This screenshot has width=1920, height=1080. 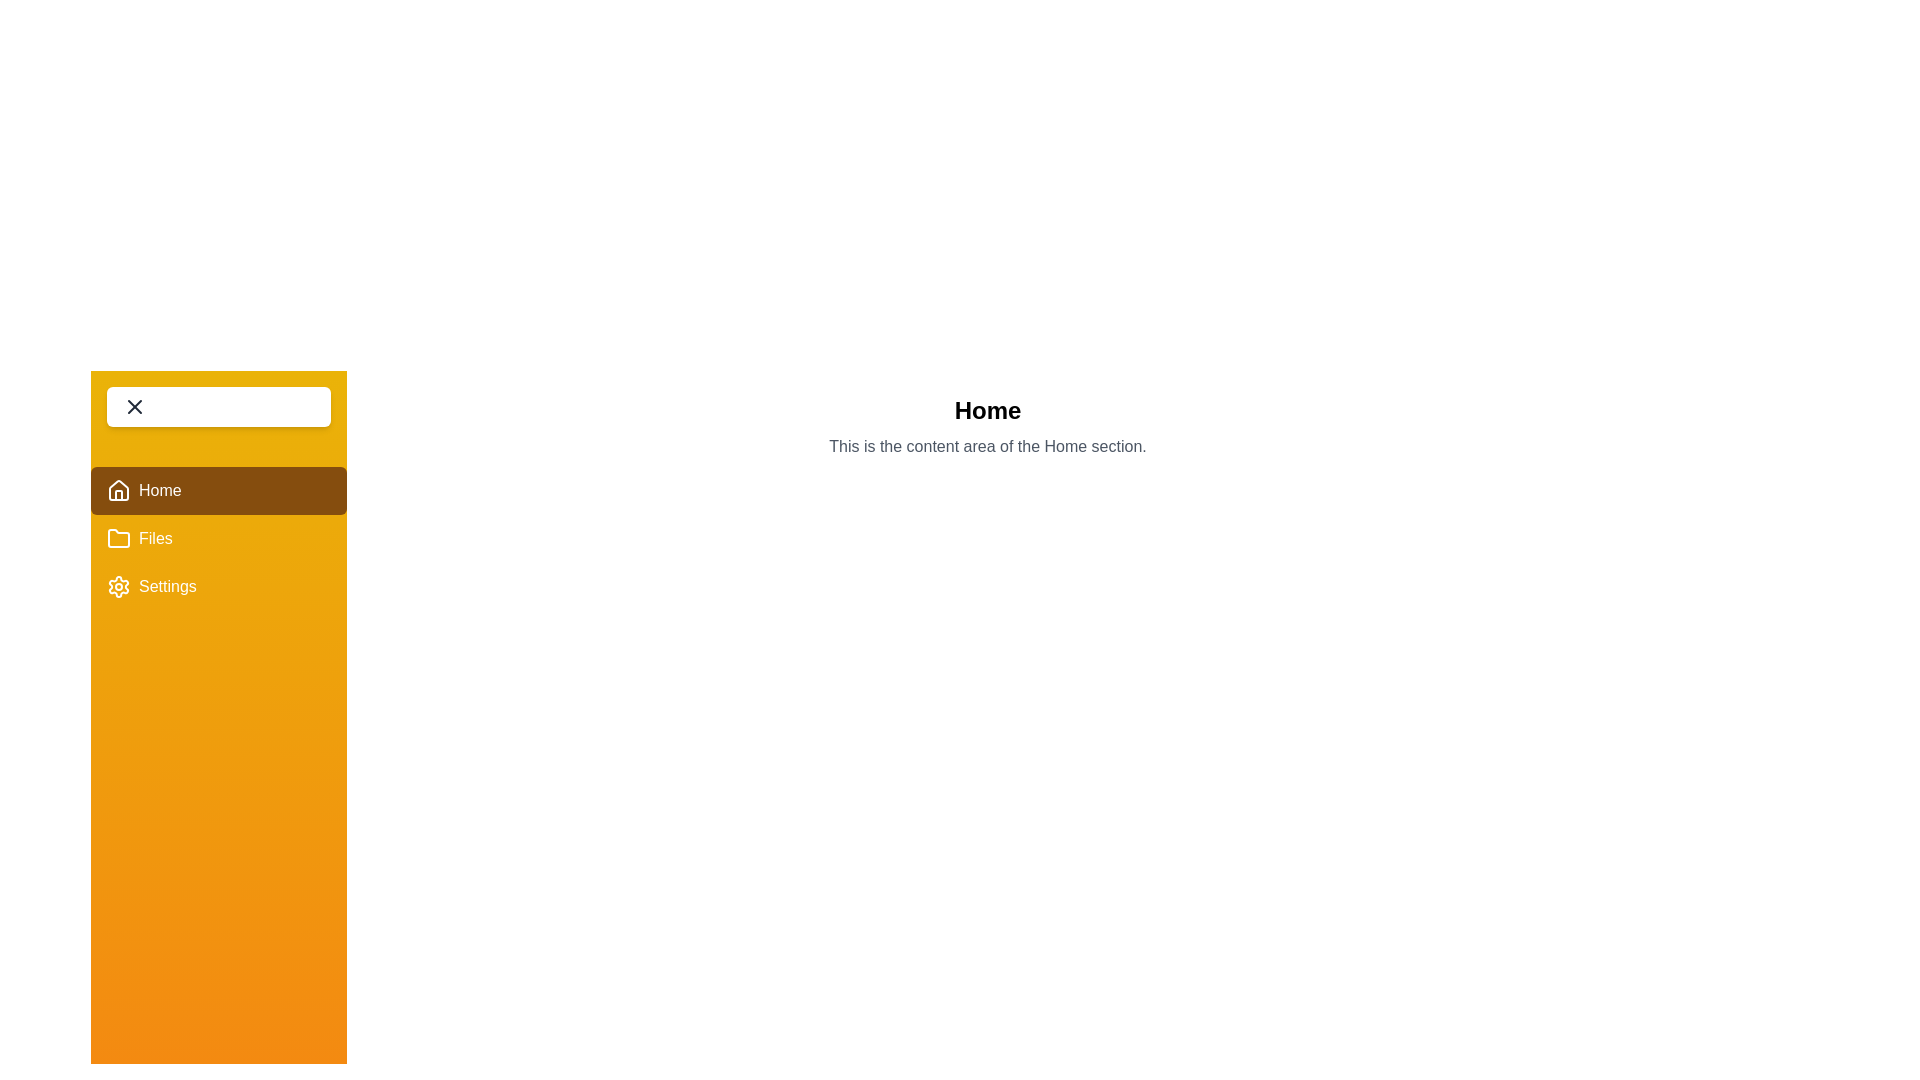 I want to click on toggle button in the drawer to change its state, so click(x=219, y=406).